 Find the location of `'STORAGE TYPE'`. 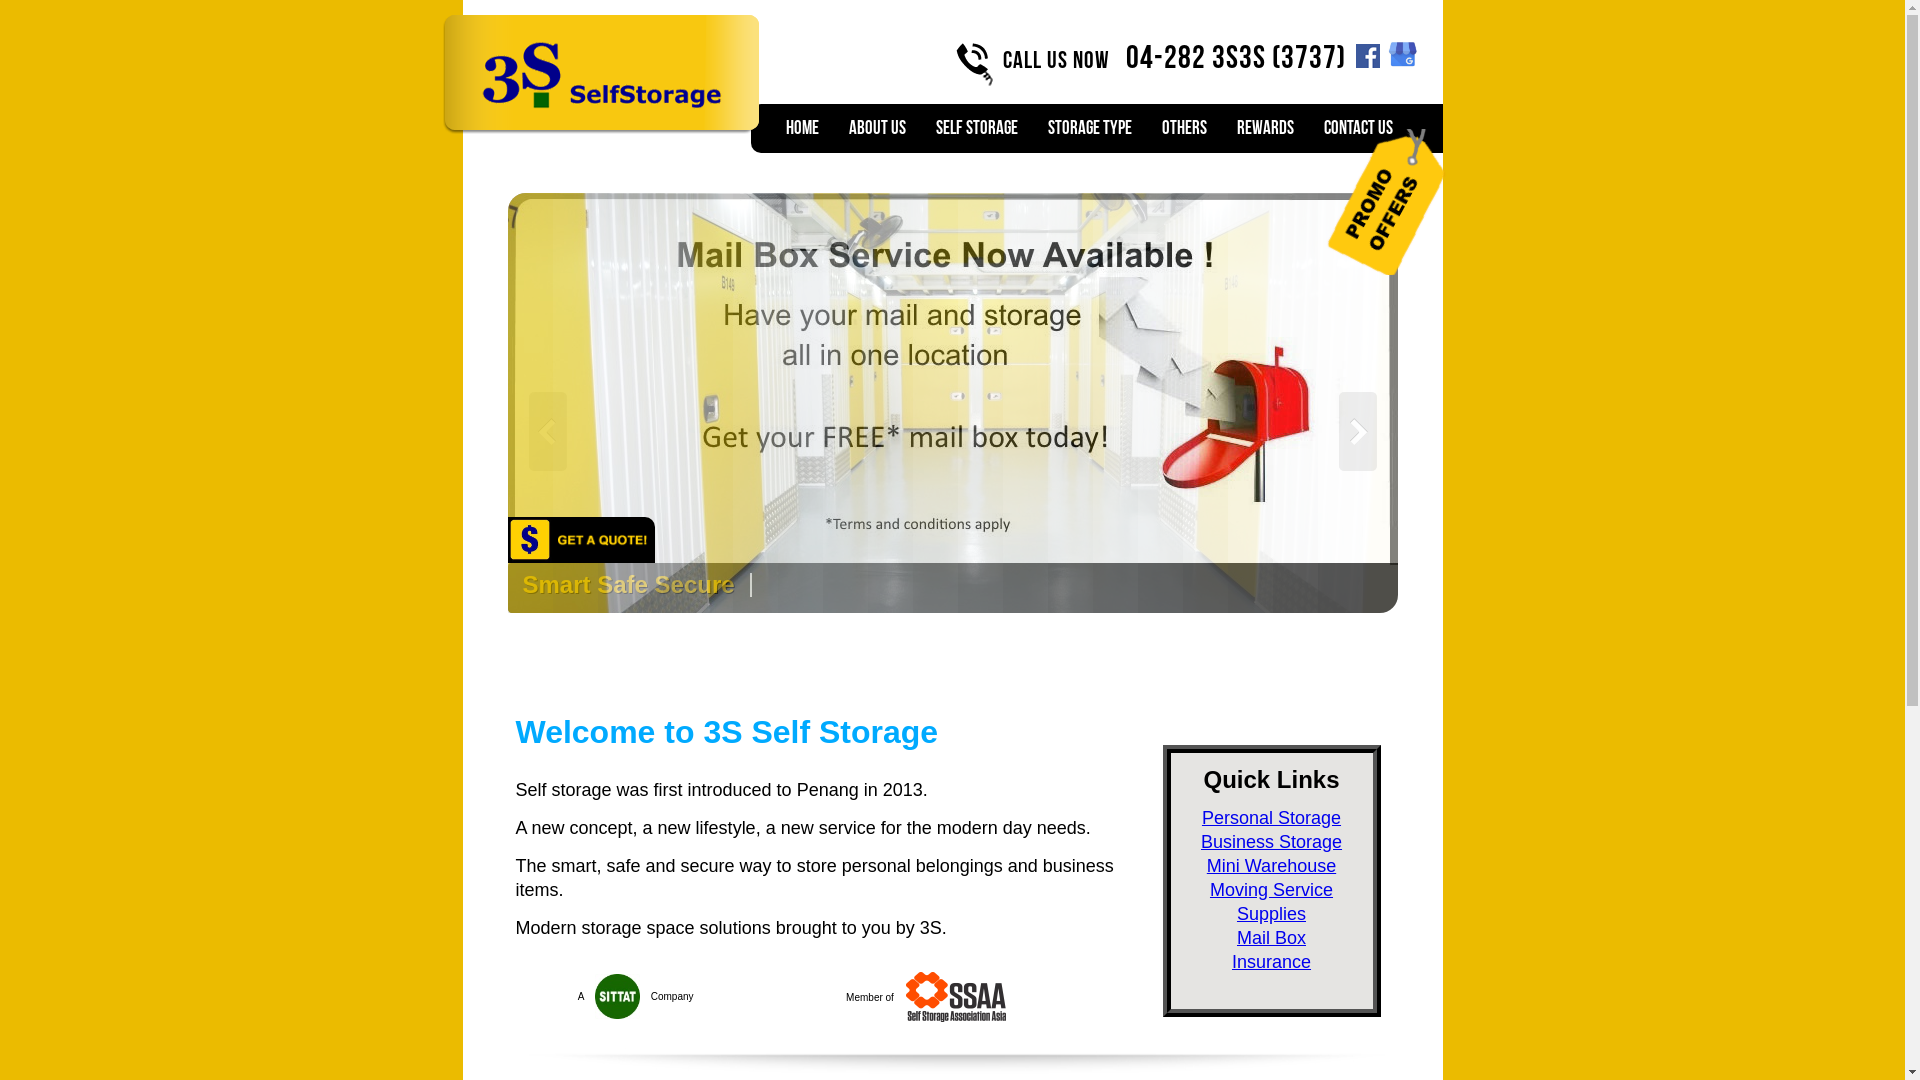

'STORAGE TYPE' is located at coordinates (1088, 128).